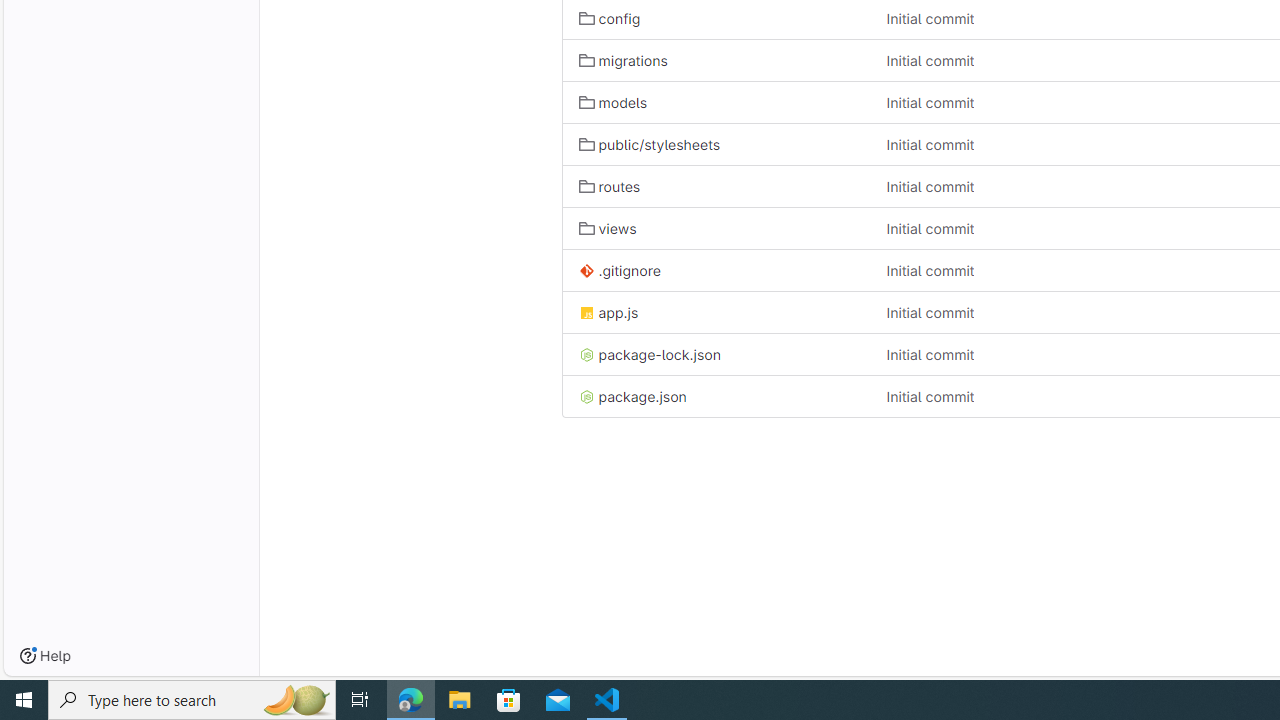 The width and height of the screenshot is (1280, 720). I want to click on 'views', so click(607, 227).